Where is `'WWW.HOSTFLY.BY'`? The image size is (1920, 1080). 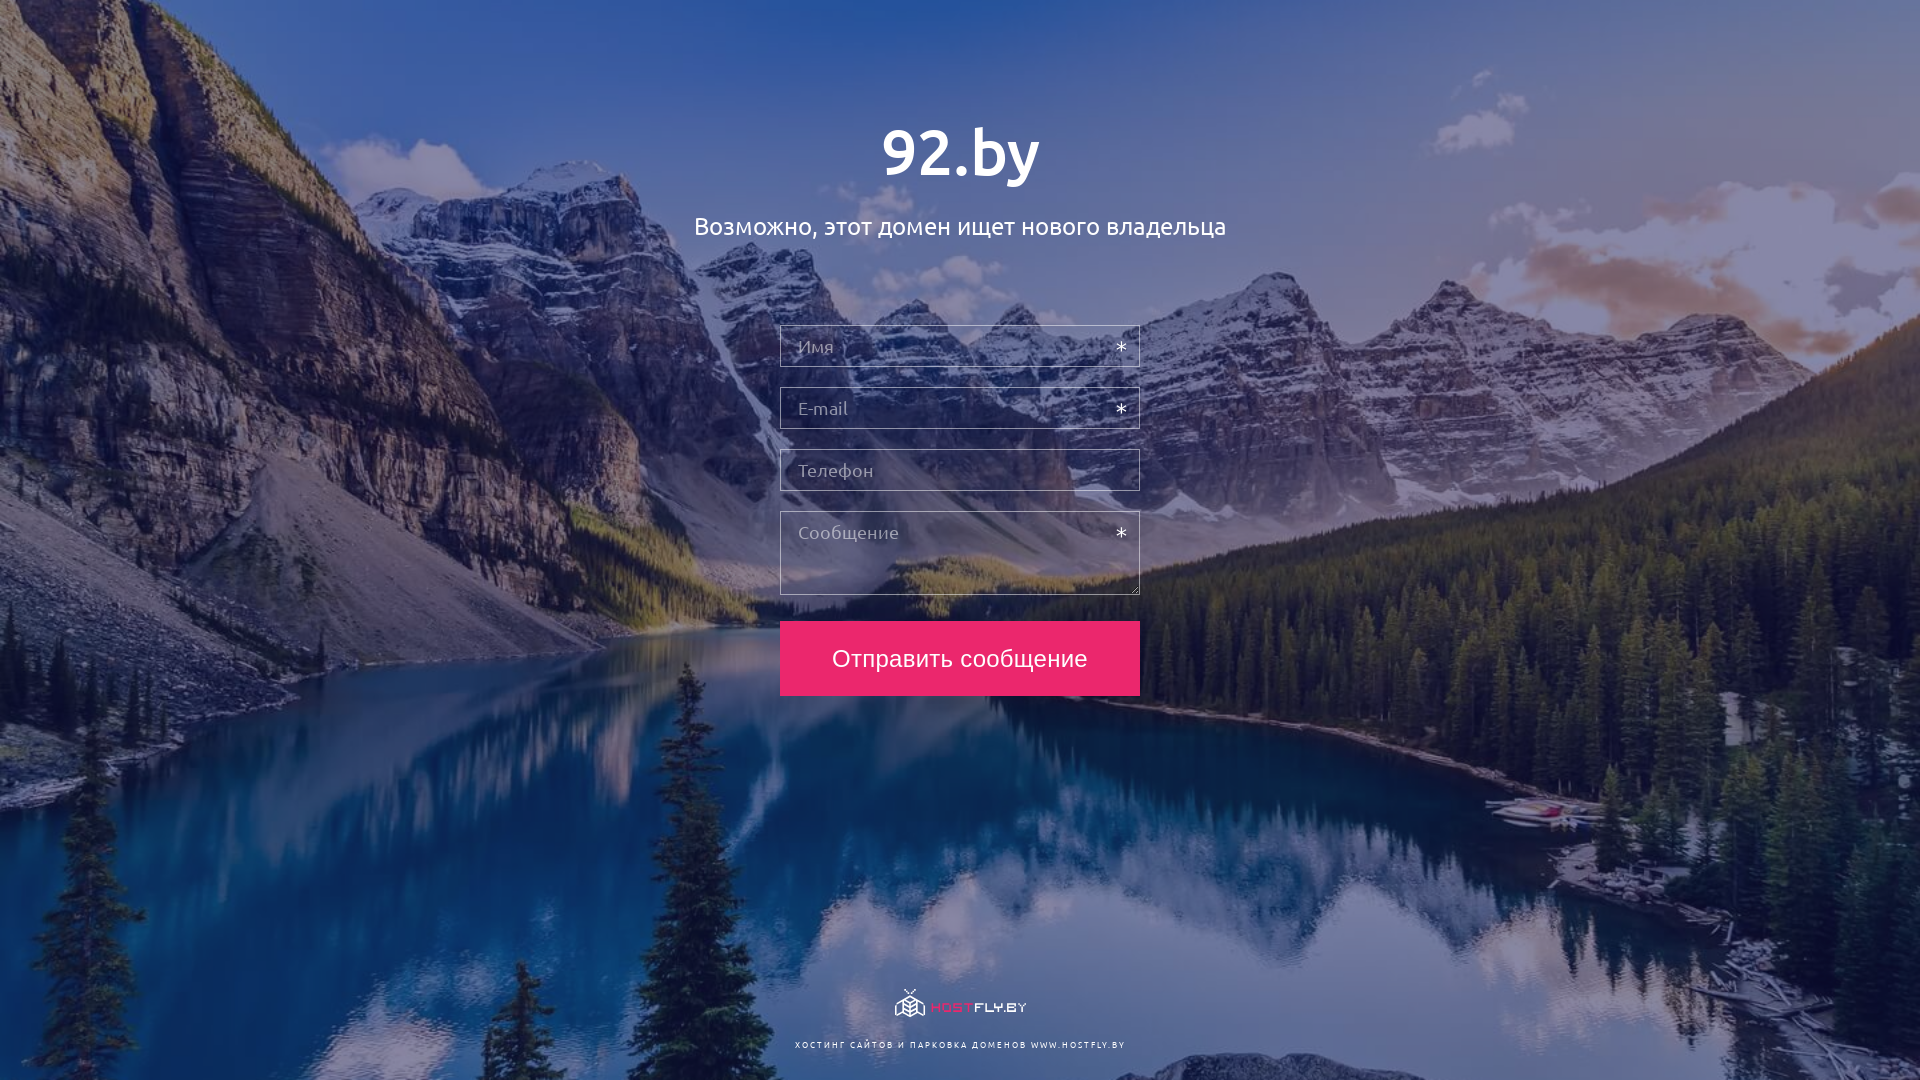
'WWW.HOSTFLY.BY' is located at coordinates (1076, 1043).